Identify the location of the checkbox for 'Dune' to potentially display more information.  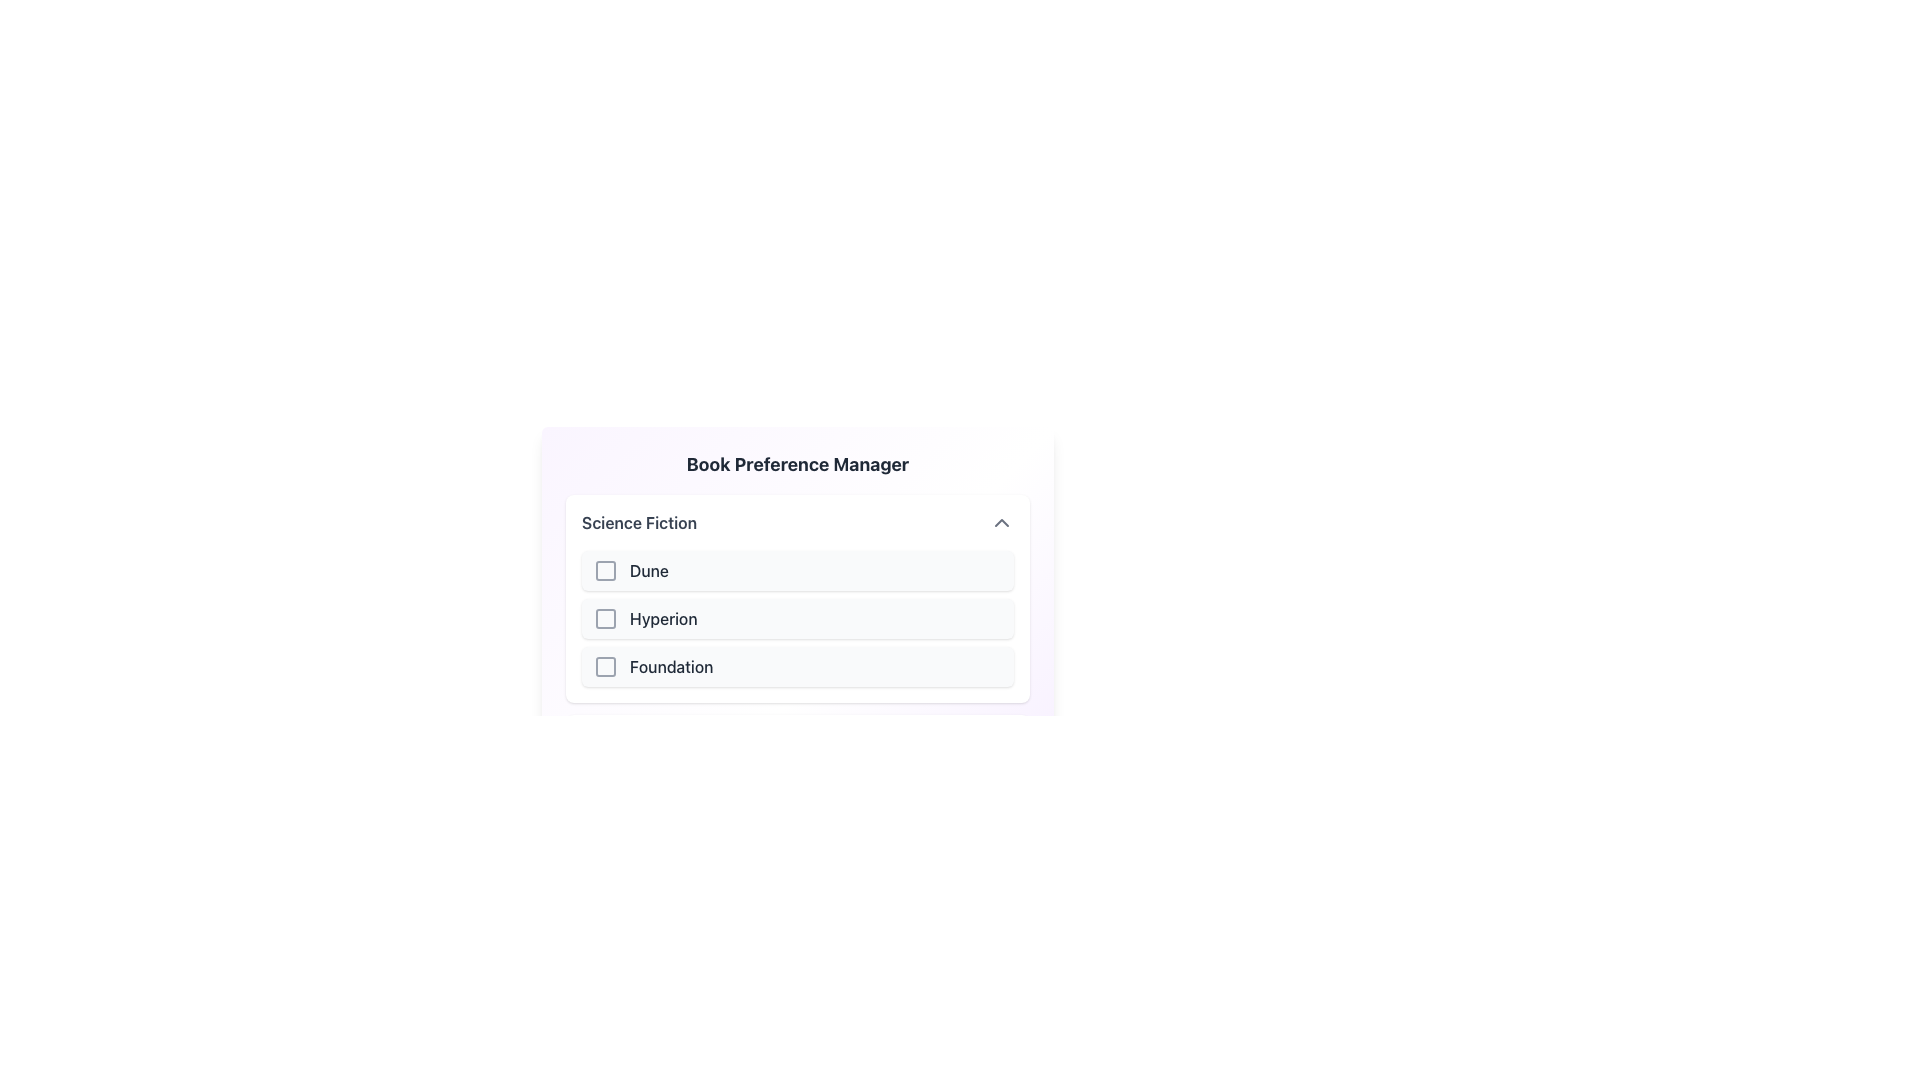
(604, 570).